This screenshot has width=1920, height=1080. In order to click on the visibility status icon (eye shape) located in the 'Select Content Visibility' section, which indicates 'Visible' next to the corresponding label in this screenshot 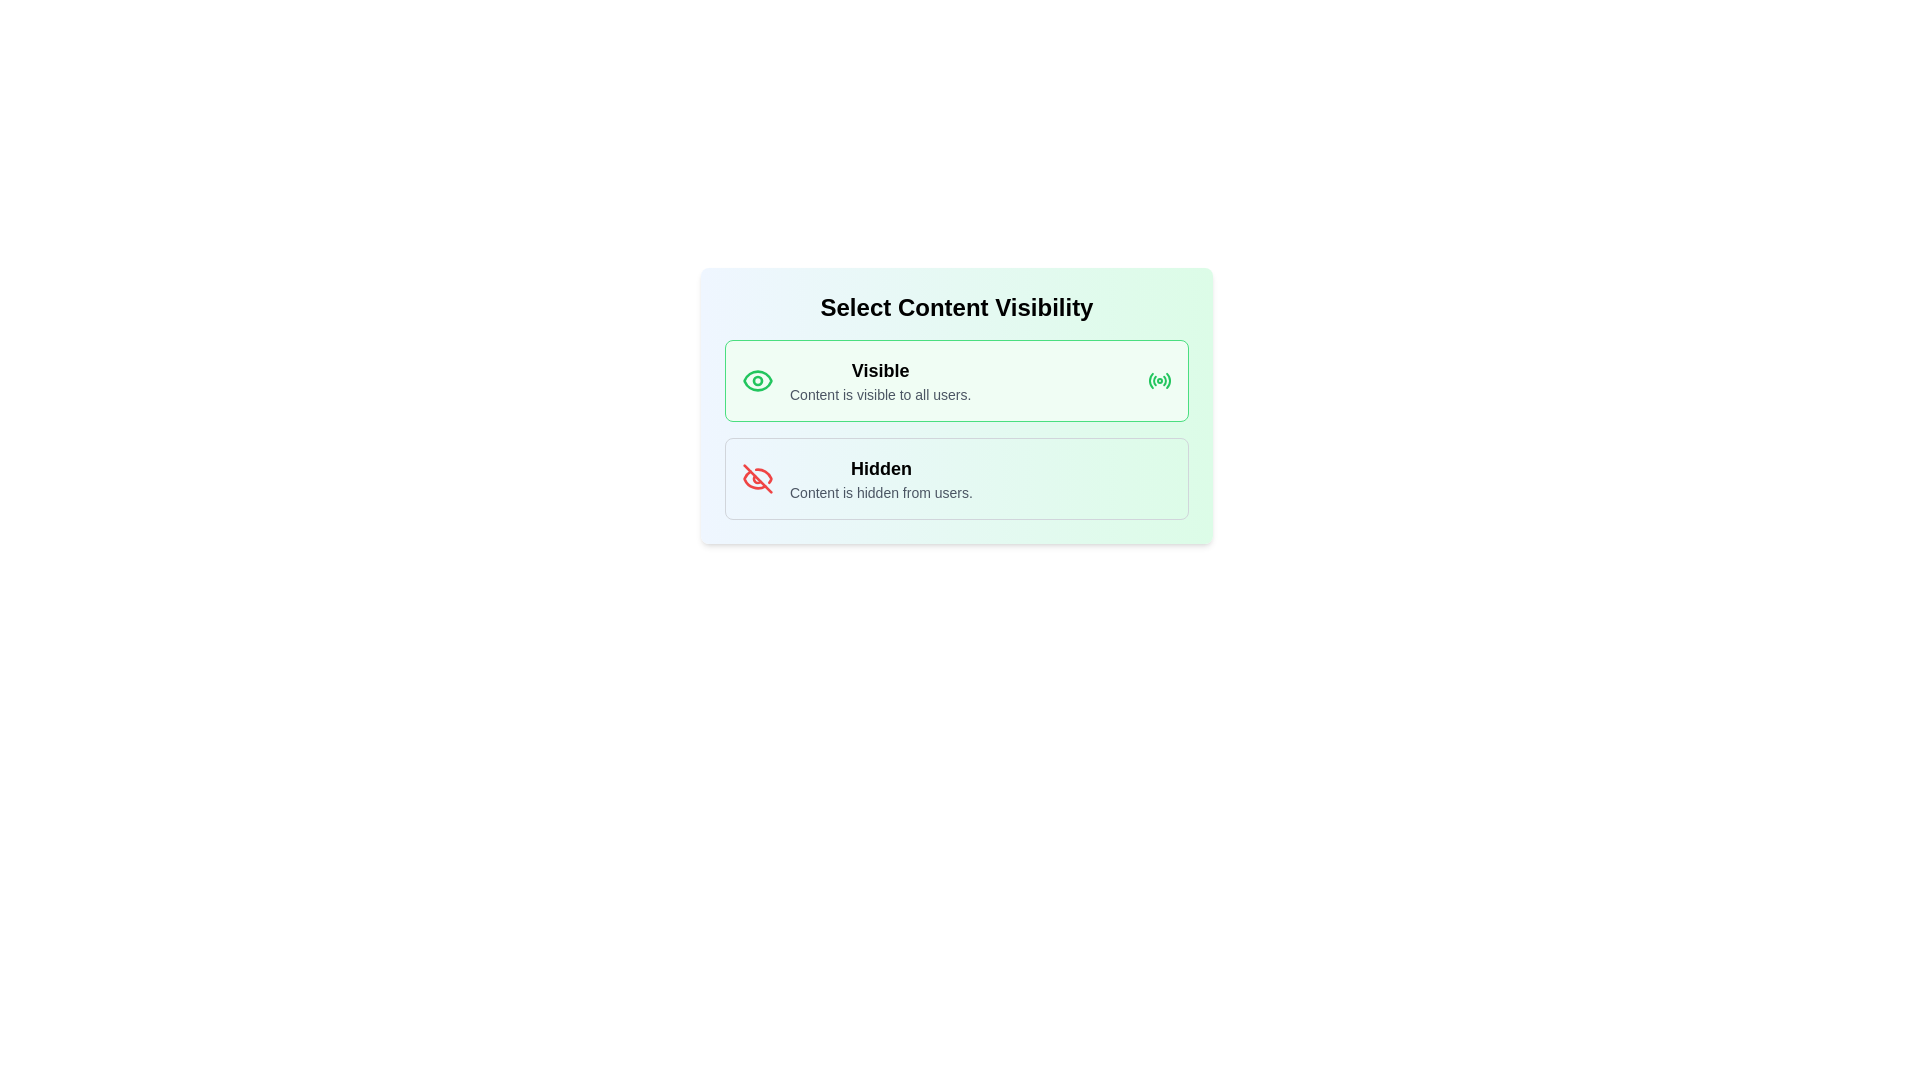, I will do `click(757, 381)`.